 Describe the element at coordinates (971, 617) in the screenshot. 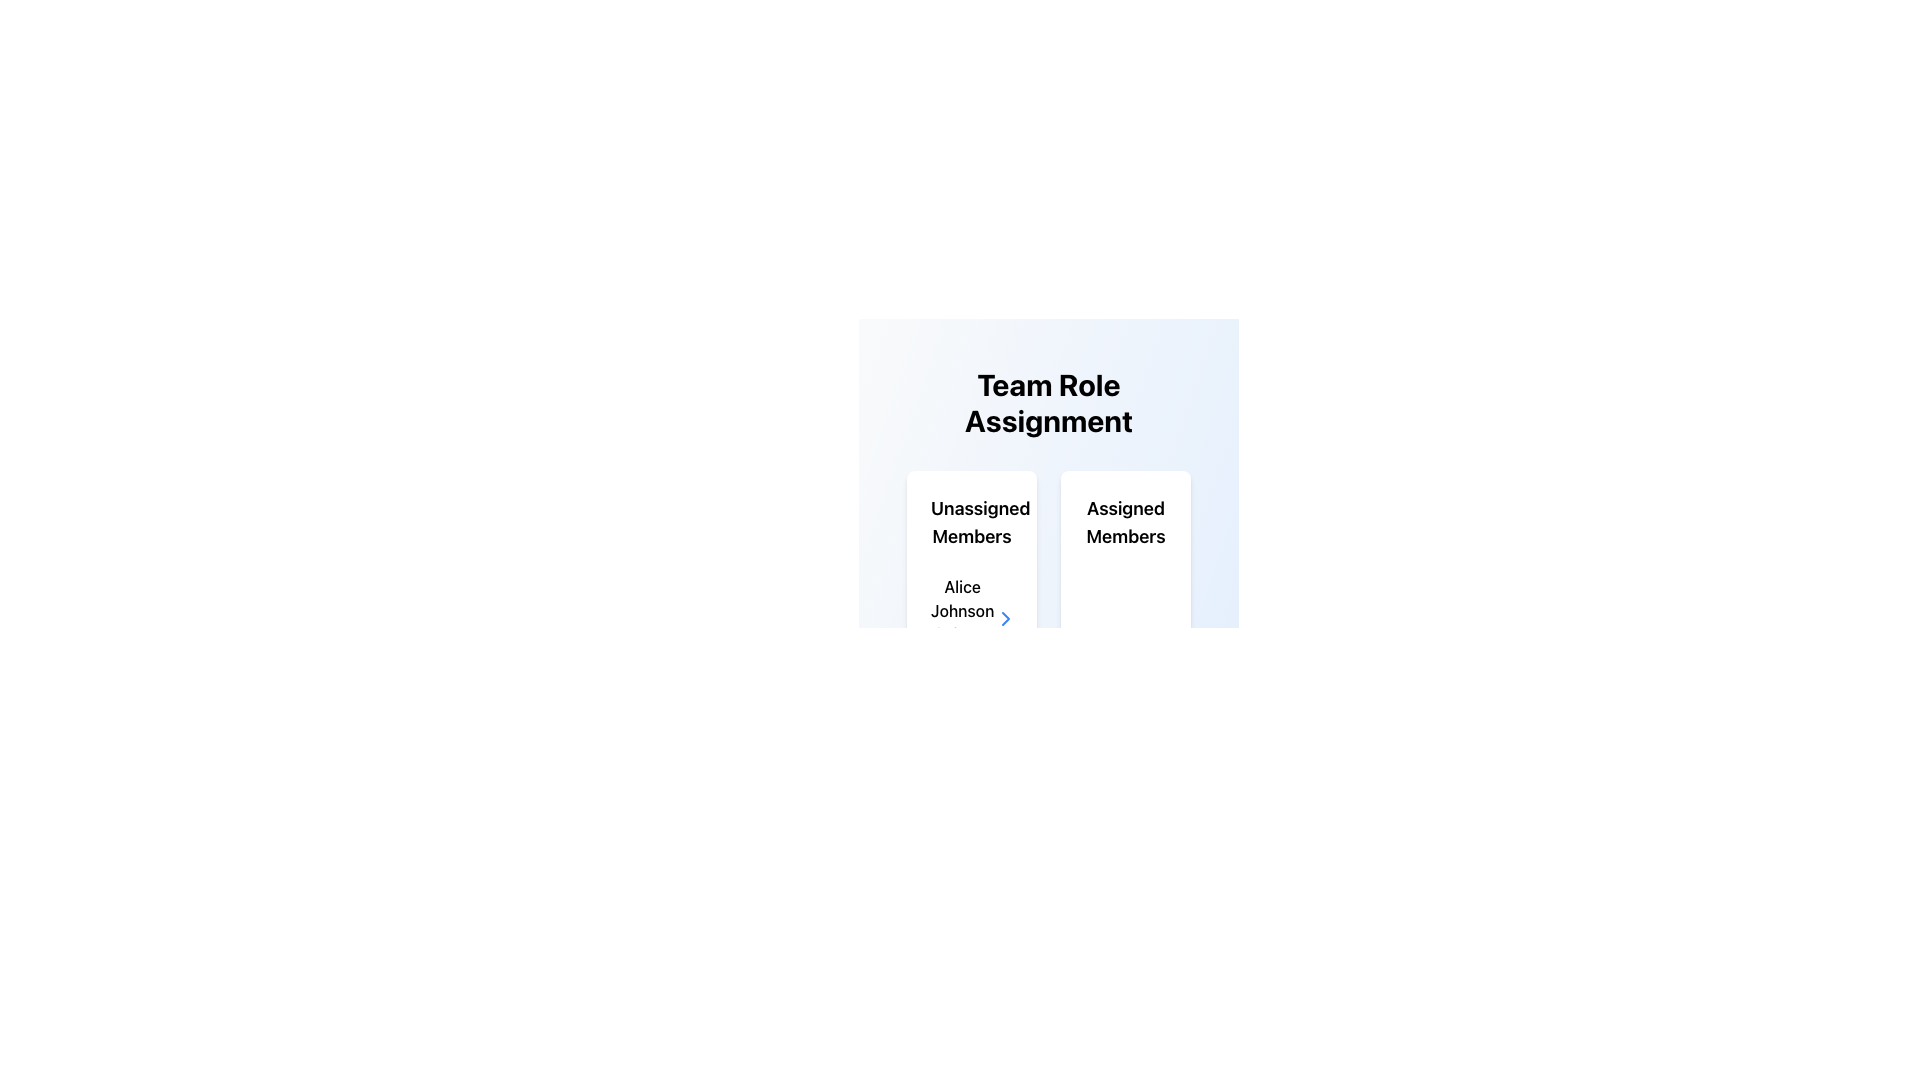

I see `the list item labeled 'Alice Johnson' located in the 'Unassigned Members' section under the 'Team Role Assignment' heading` at that location.